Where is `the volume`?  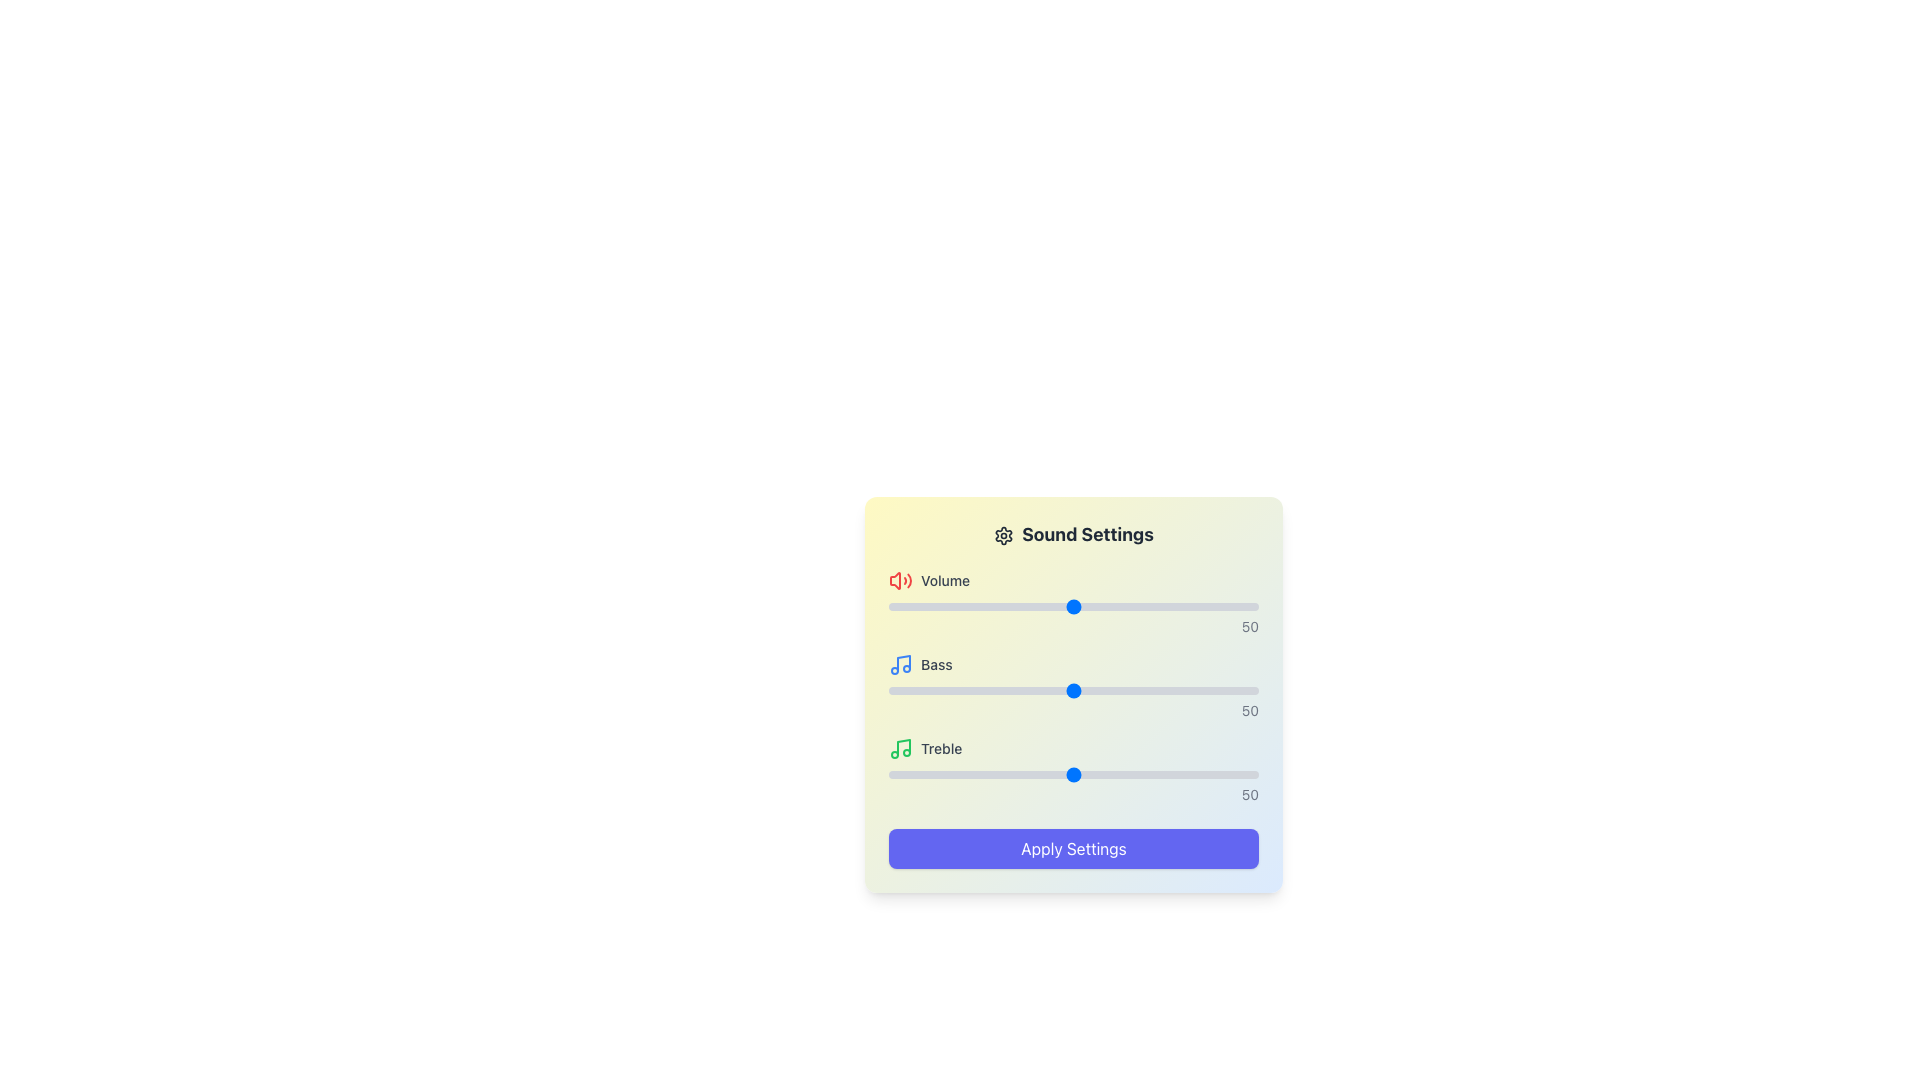 the volume is located at coordinates (1018, 605).